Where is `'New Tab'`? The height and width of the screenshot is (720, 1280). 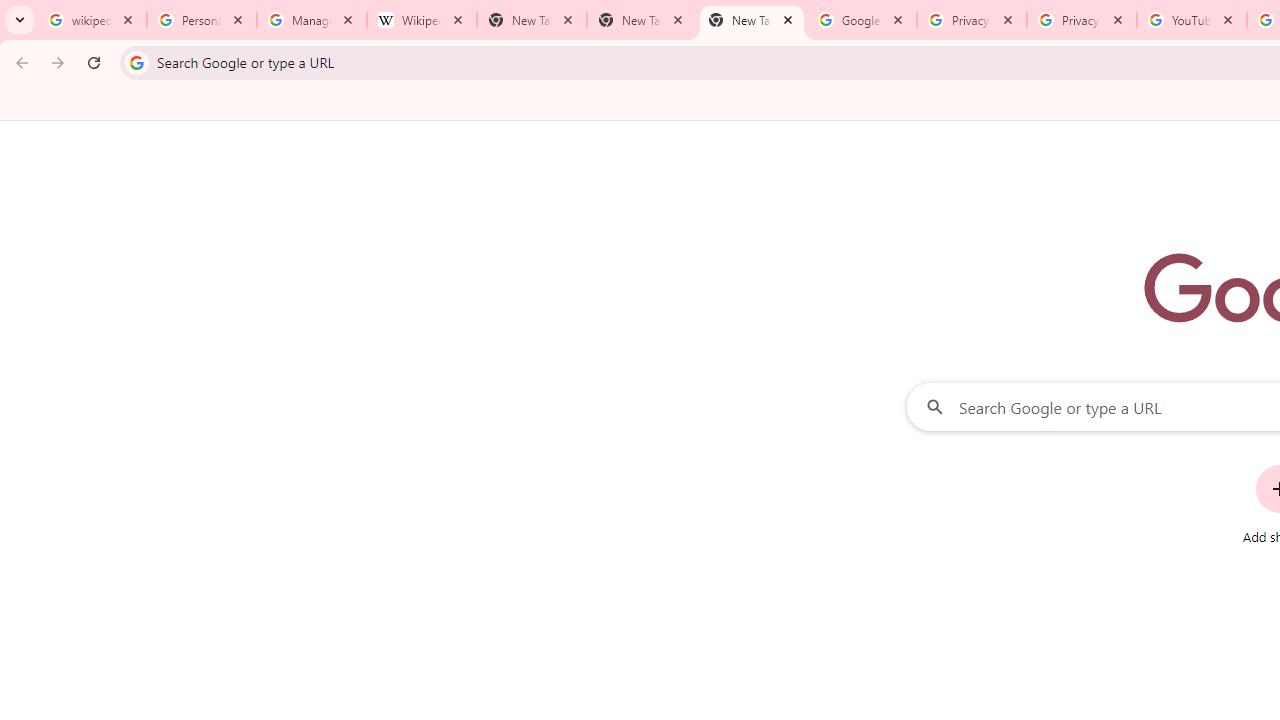
'New Tab' is located at coordinates (751, 20).